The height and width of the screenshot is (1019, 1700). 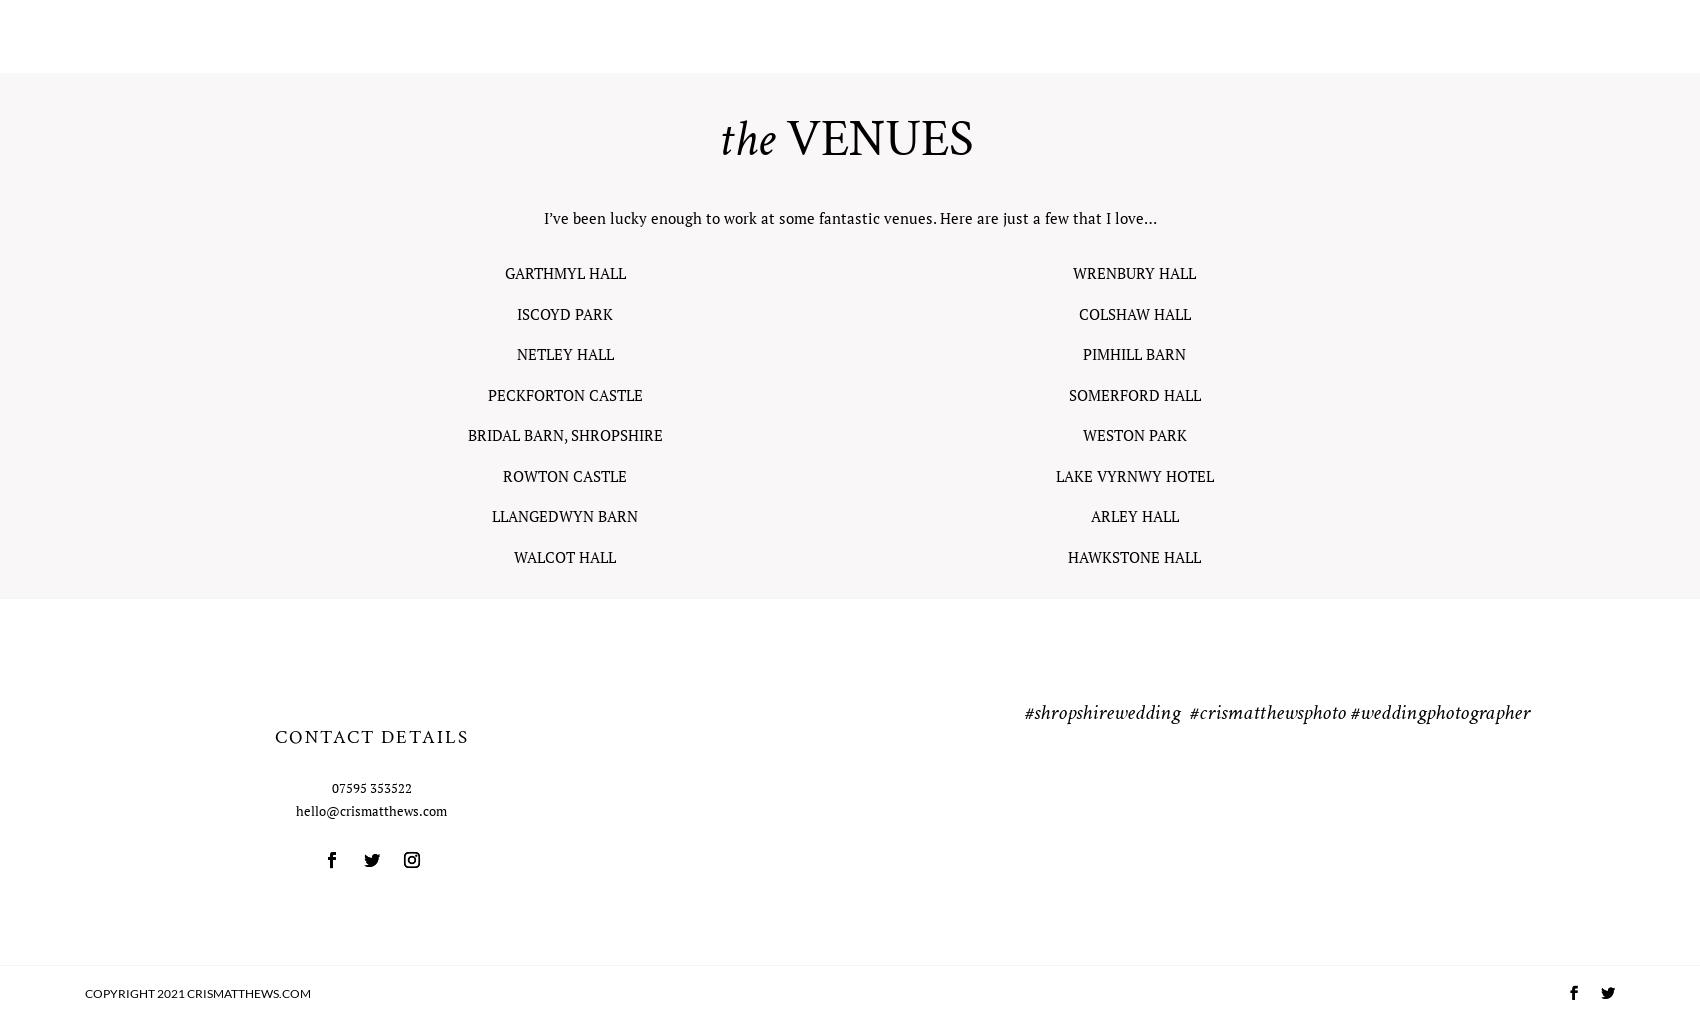 What do you see at coordinates (564, 555) in the screenshot?
I see `'WALCOT HALL'` at bounding box center [564, 555].